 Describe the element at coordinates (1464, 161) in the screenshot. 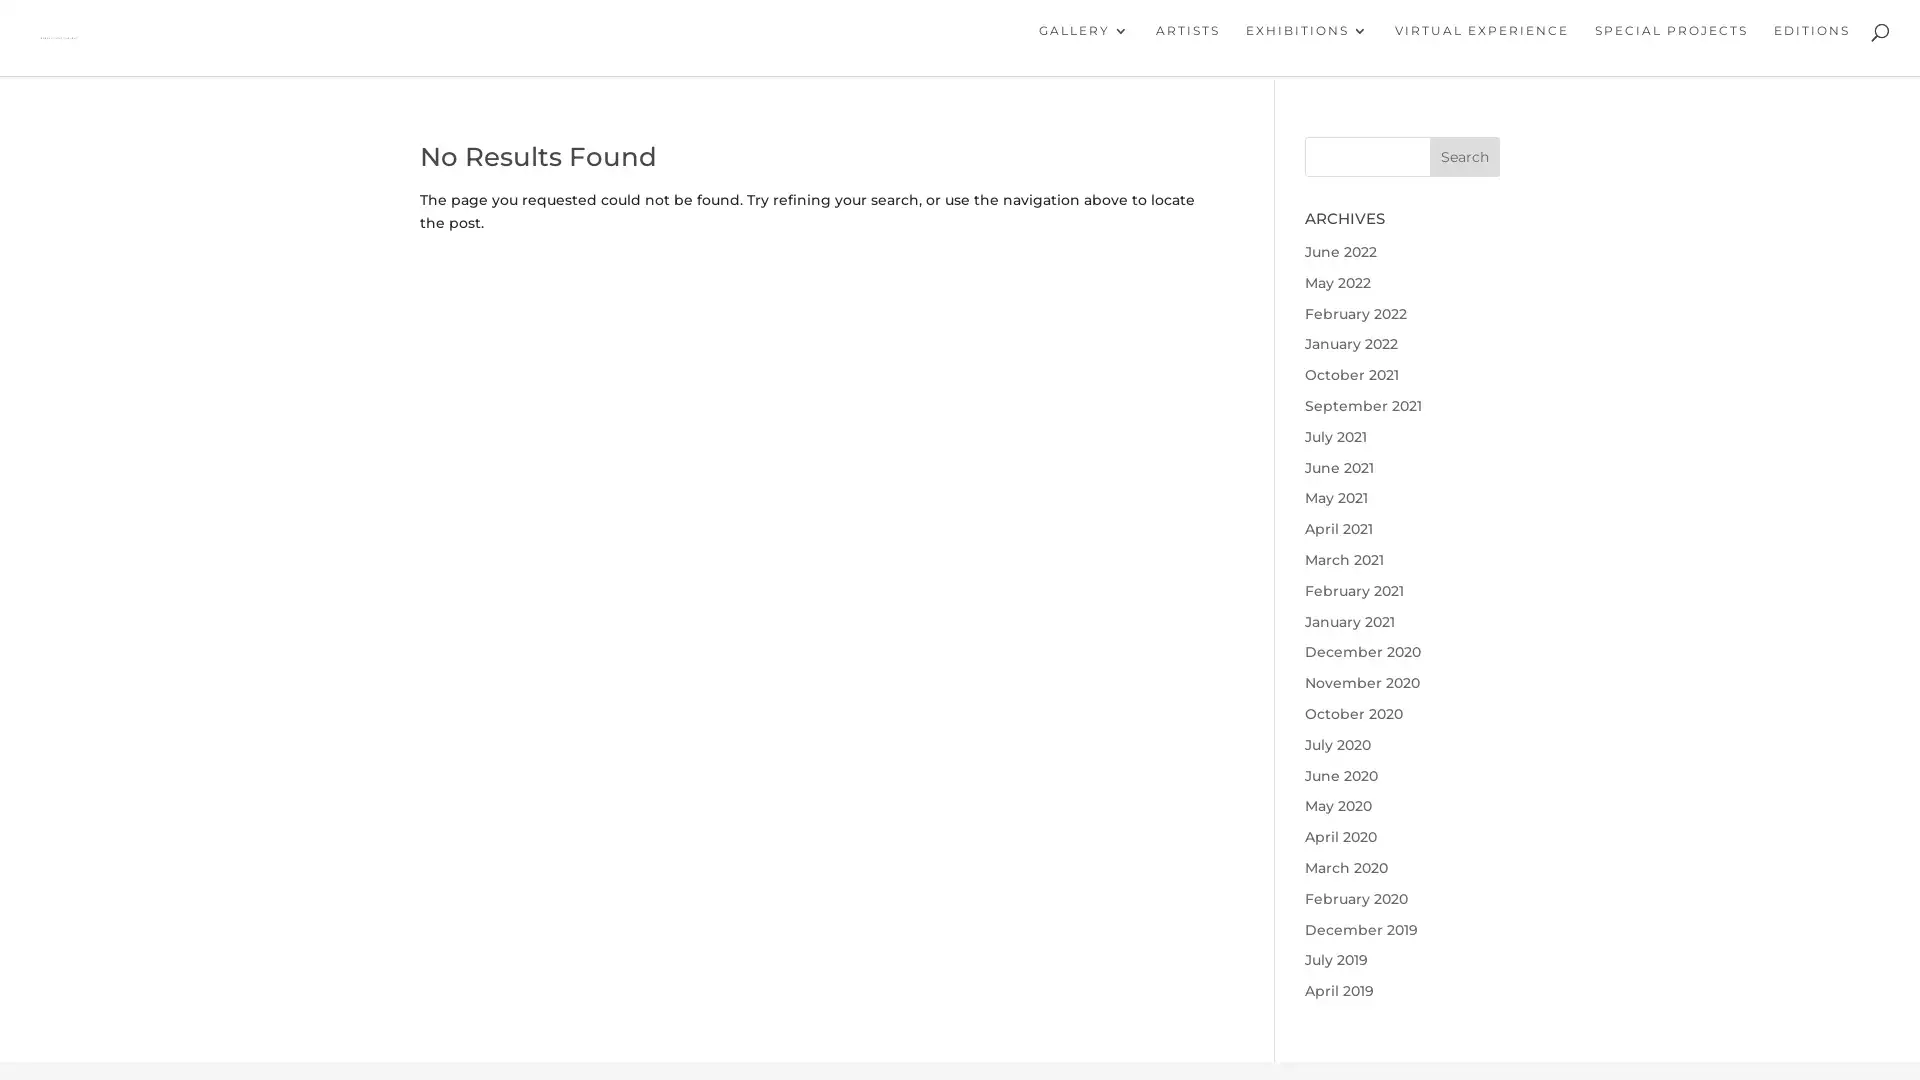

I see `Search` at that location.